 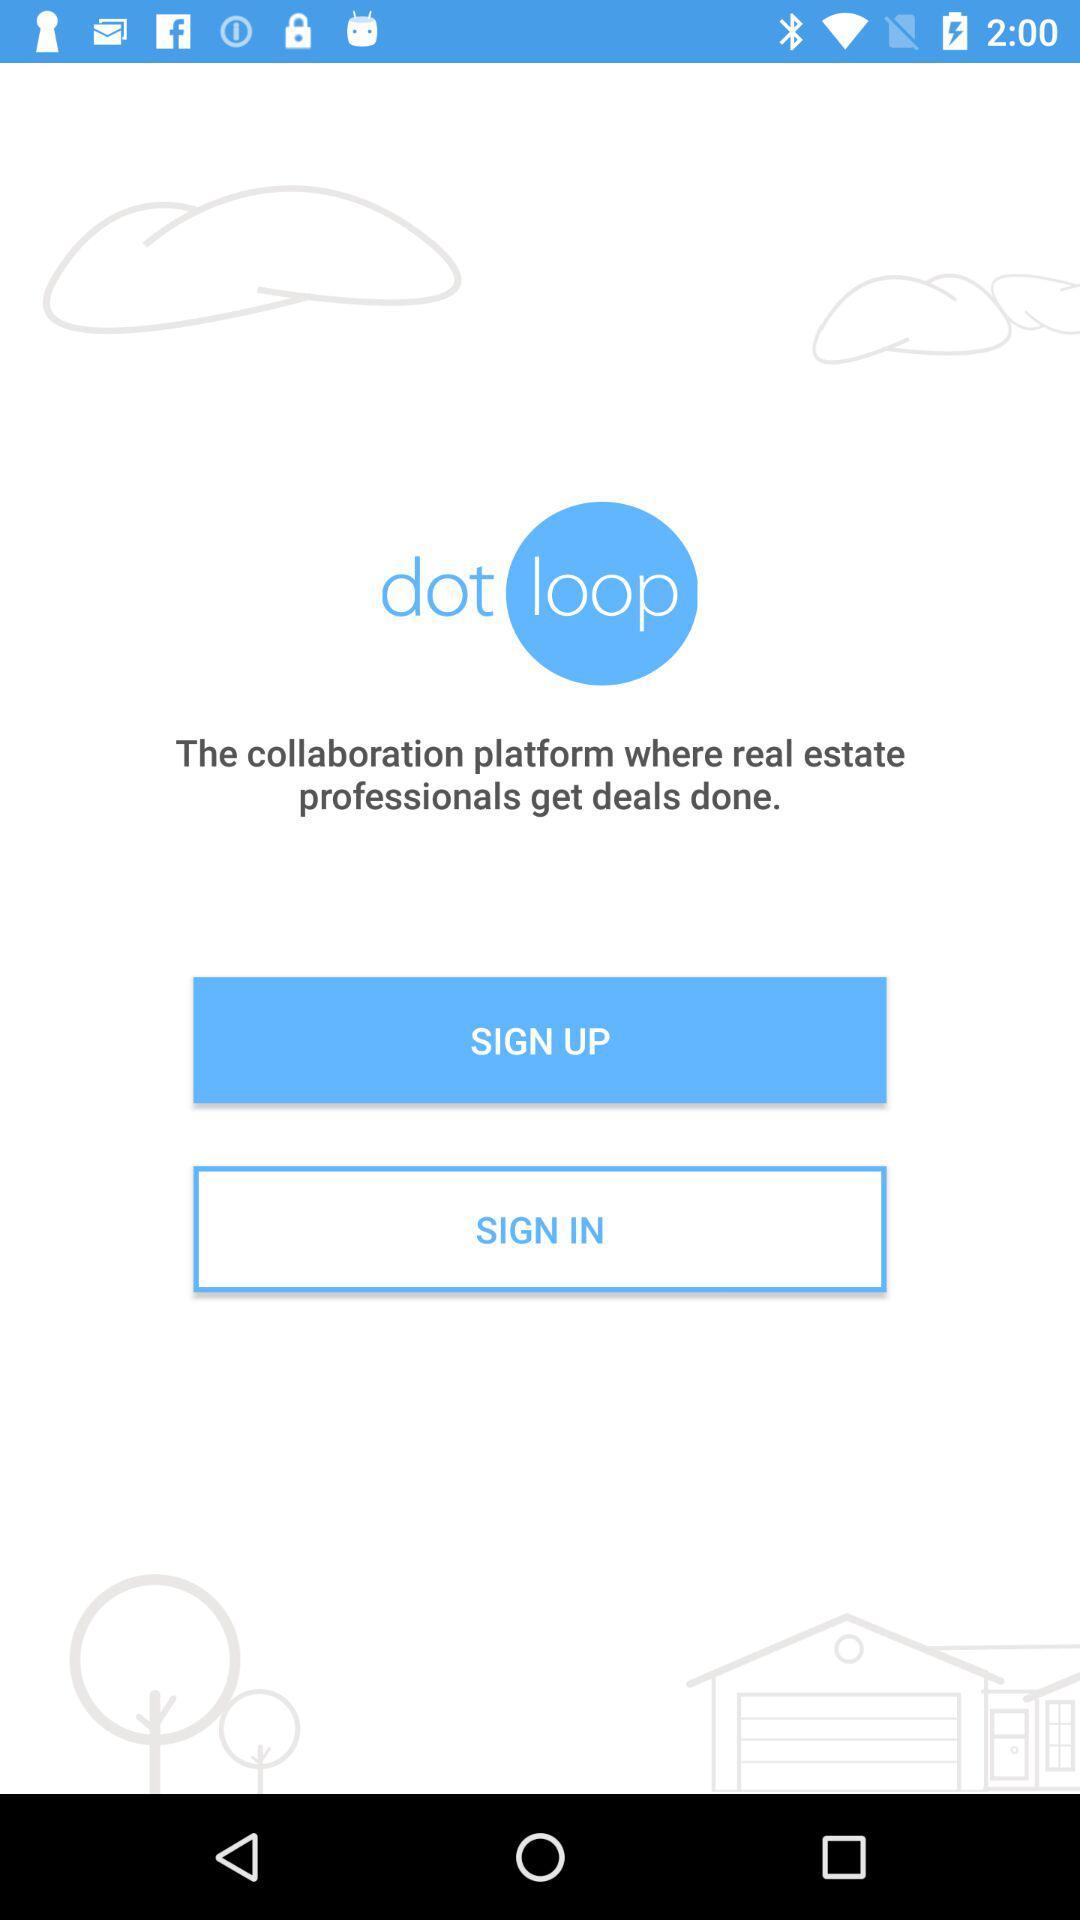 I want to click on the sign in icon, so click(x=540, y=1228).